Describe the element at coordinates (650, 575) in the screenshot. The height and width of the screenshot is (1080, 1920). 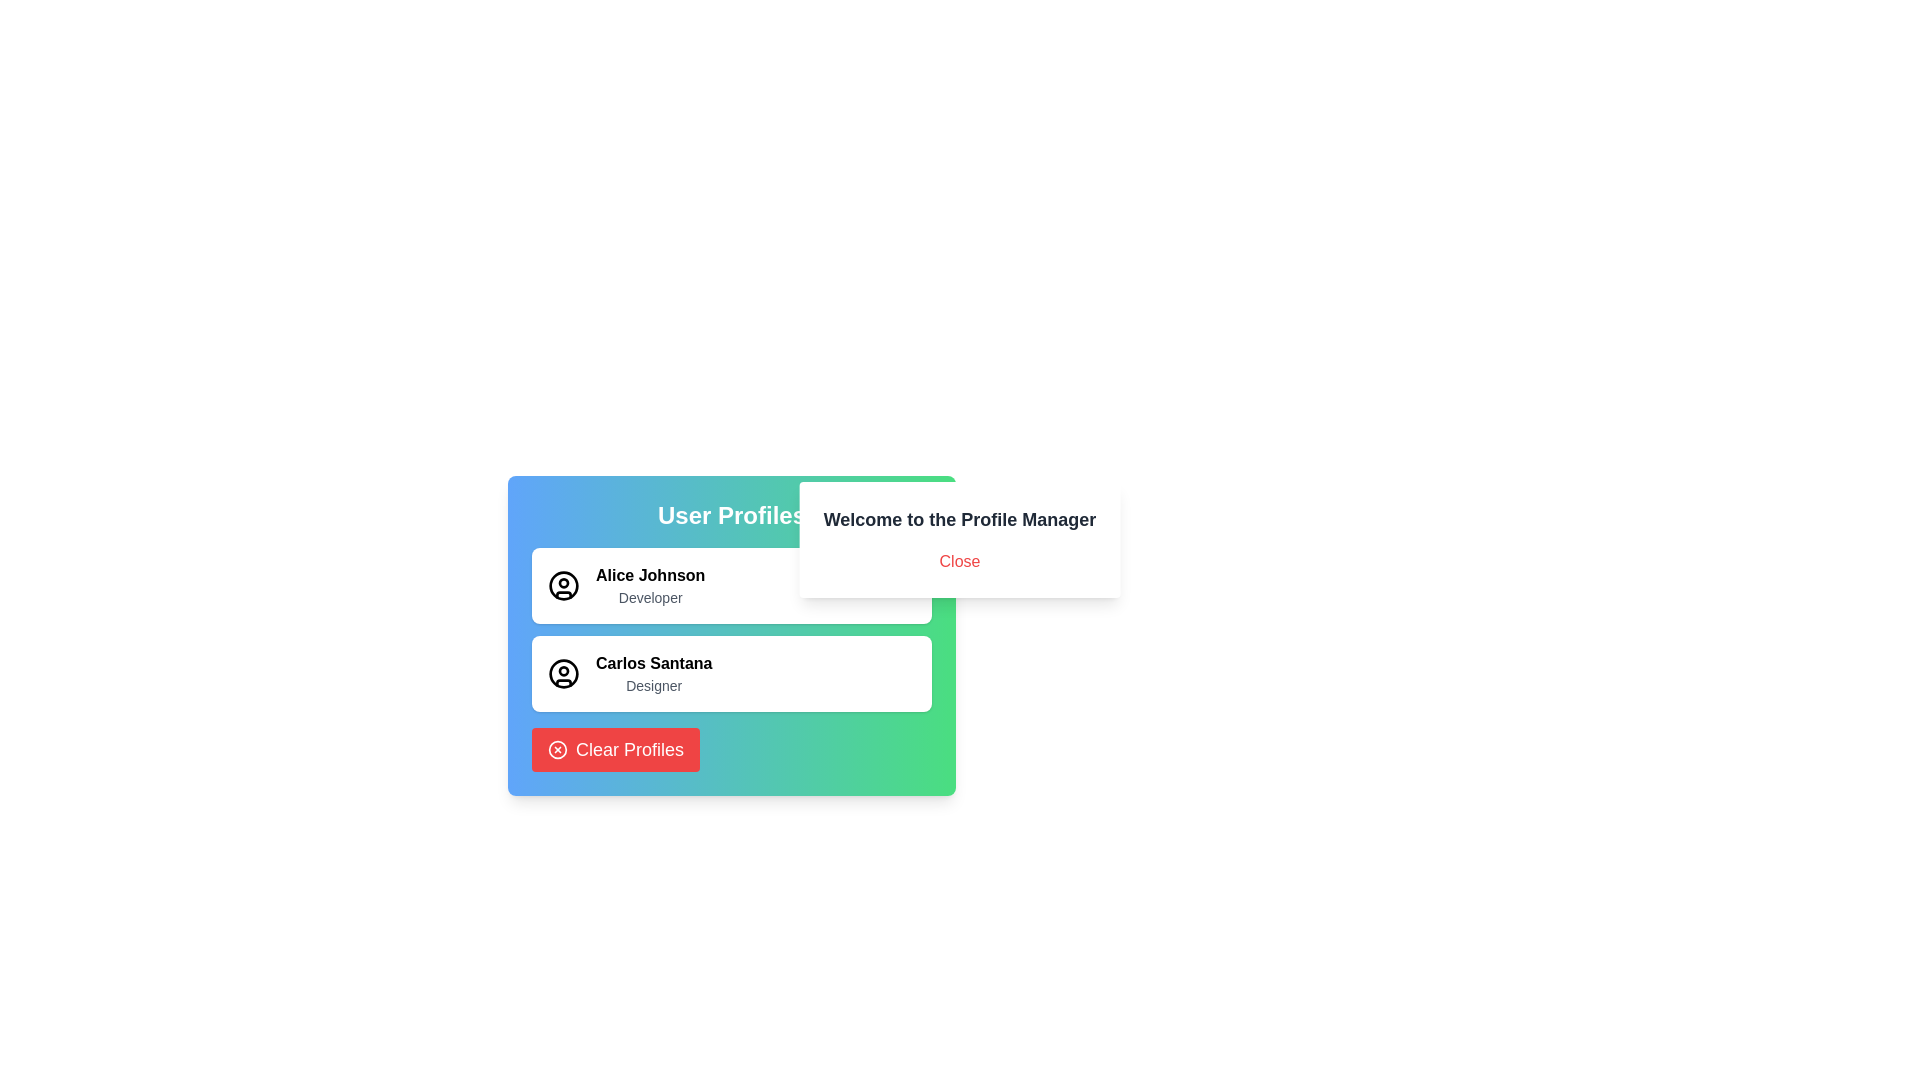
I see `the static text label displaying the name 'Alice Johnson', which serves to identify a user within the interface` at that location.